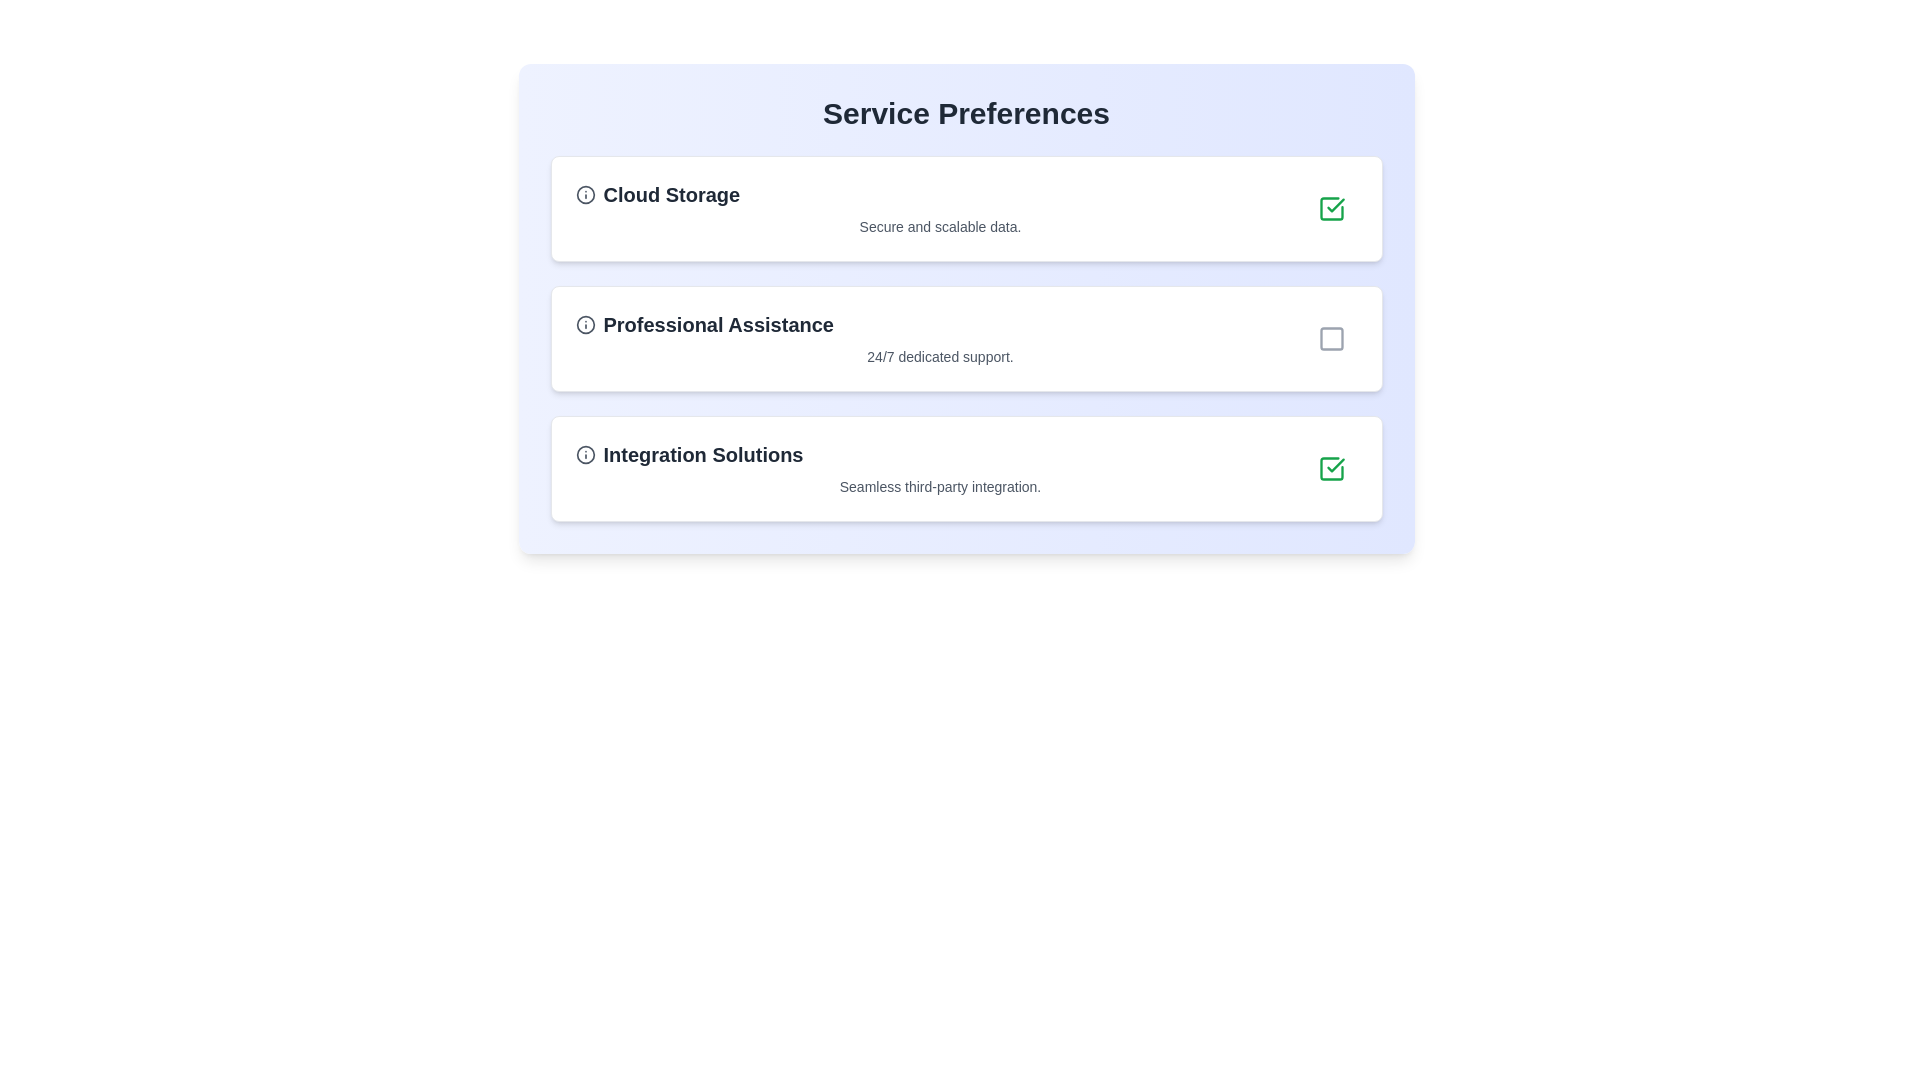 The image size is (1920, 1080). What do you see at coordinates (1335, 205) in the screenshot?
I see `the graphical checkmark icon with a green outline, located to the far right of the 'Cloud Storage' option in the 'Service Preferences' section` at bounding box center [1335, 205].